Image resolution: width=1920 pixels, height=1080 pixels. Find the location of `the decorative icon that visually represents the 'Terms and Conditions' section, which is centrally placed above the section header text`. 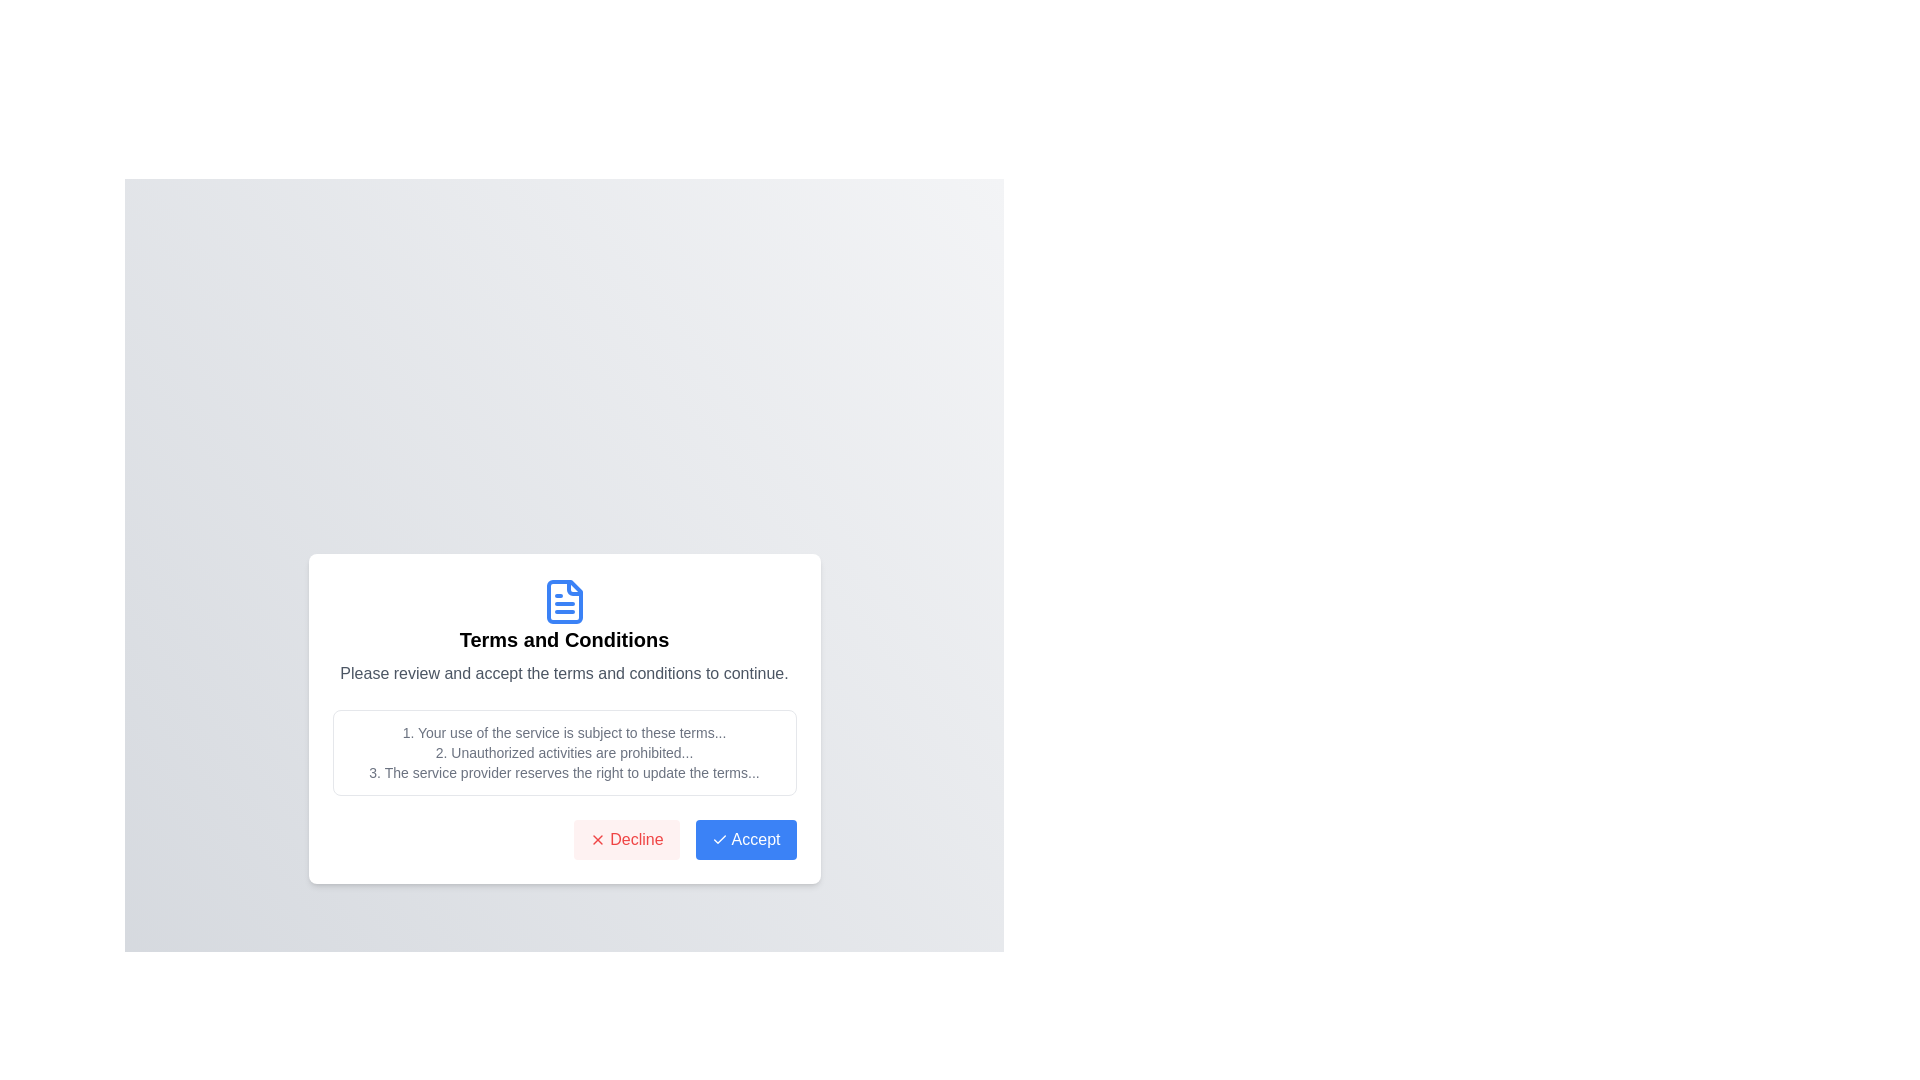

the decorative icon that visually represents the 'Terms and Conditions' section, which is centrally placed above the section header text is located at coordinates (563, 600).